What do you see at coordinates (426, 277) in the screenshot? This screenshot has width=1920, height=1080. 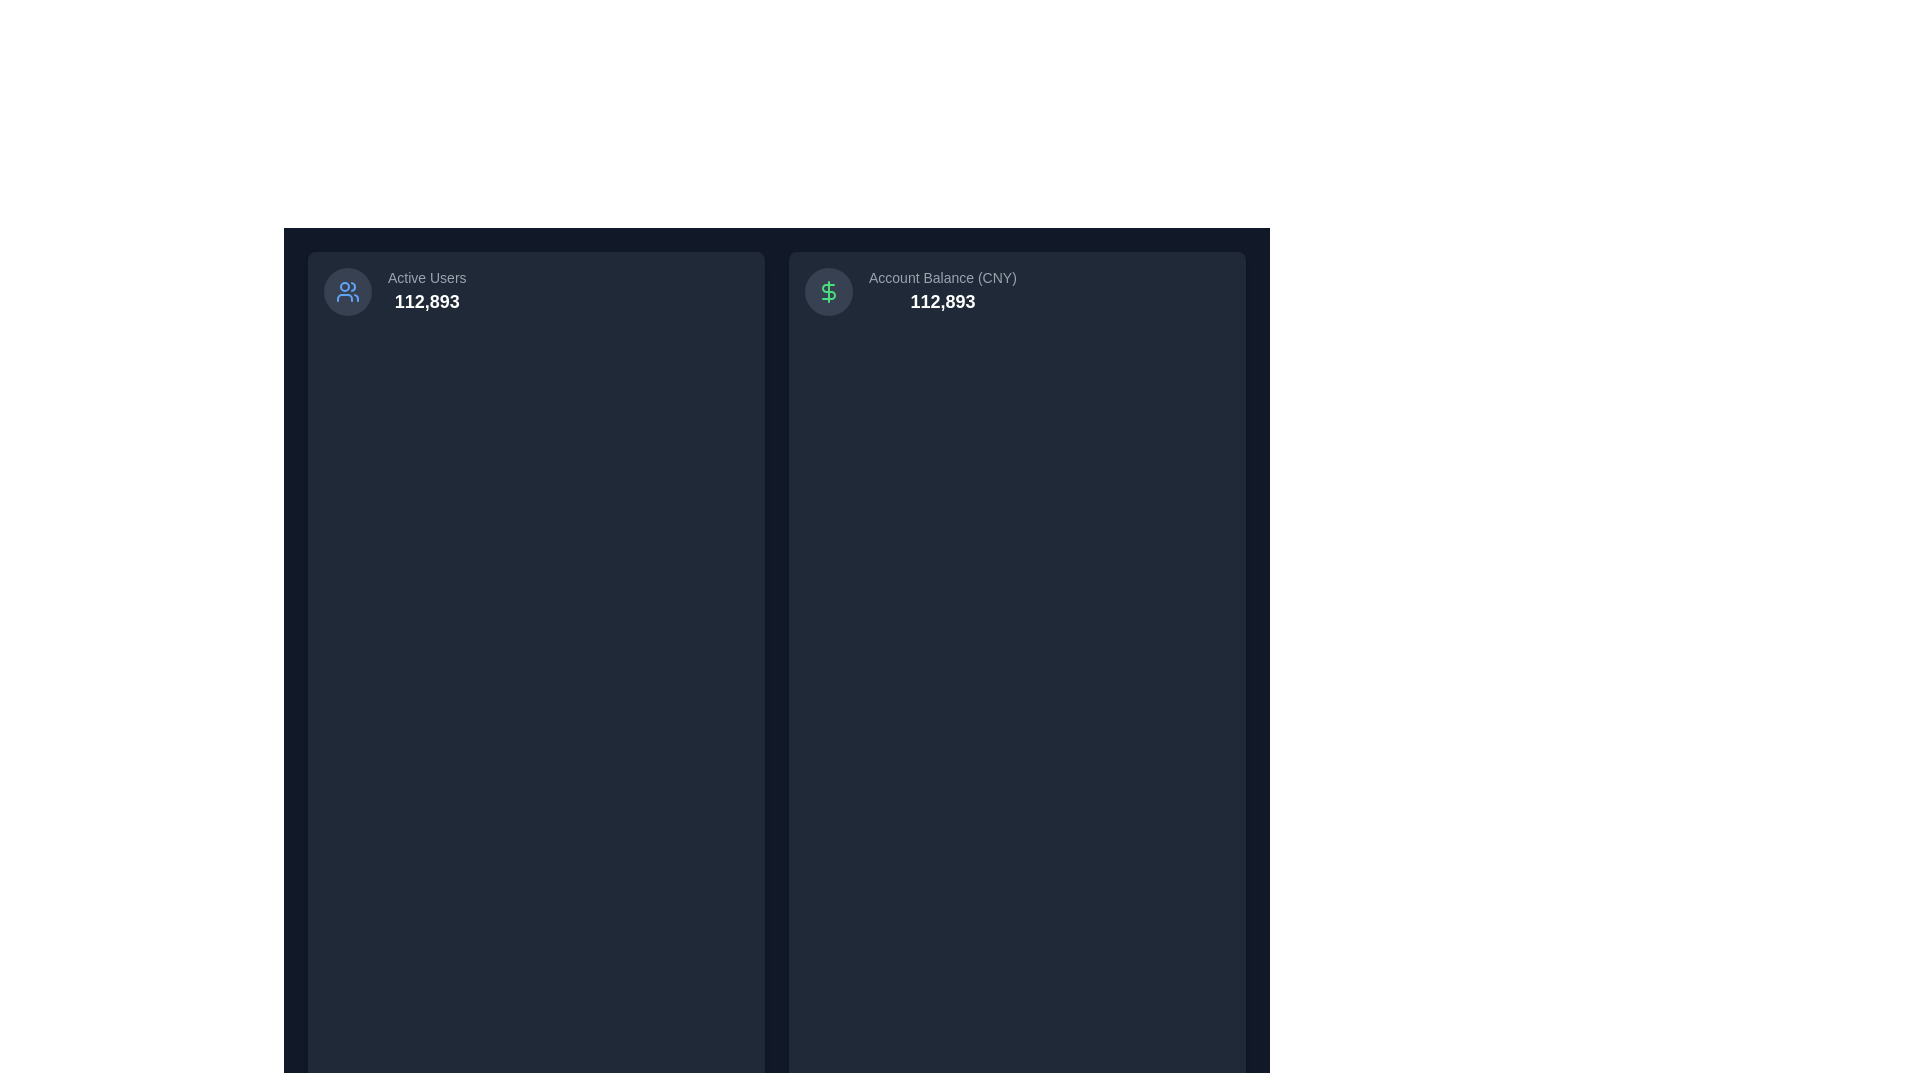 I see `the Text Label indicating the count of active users` at bounding box center [426, 277].